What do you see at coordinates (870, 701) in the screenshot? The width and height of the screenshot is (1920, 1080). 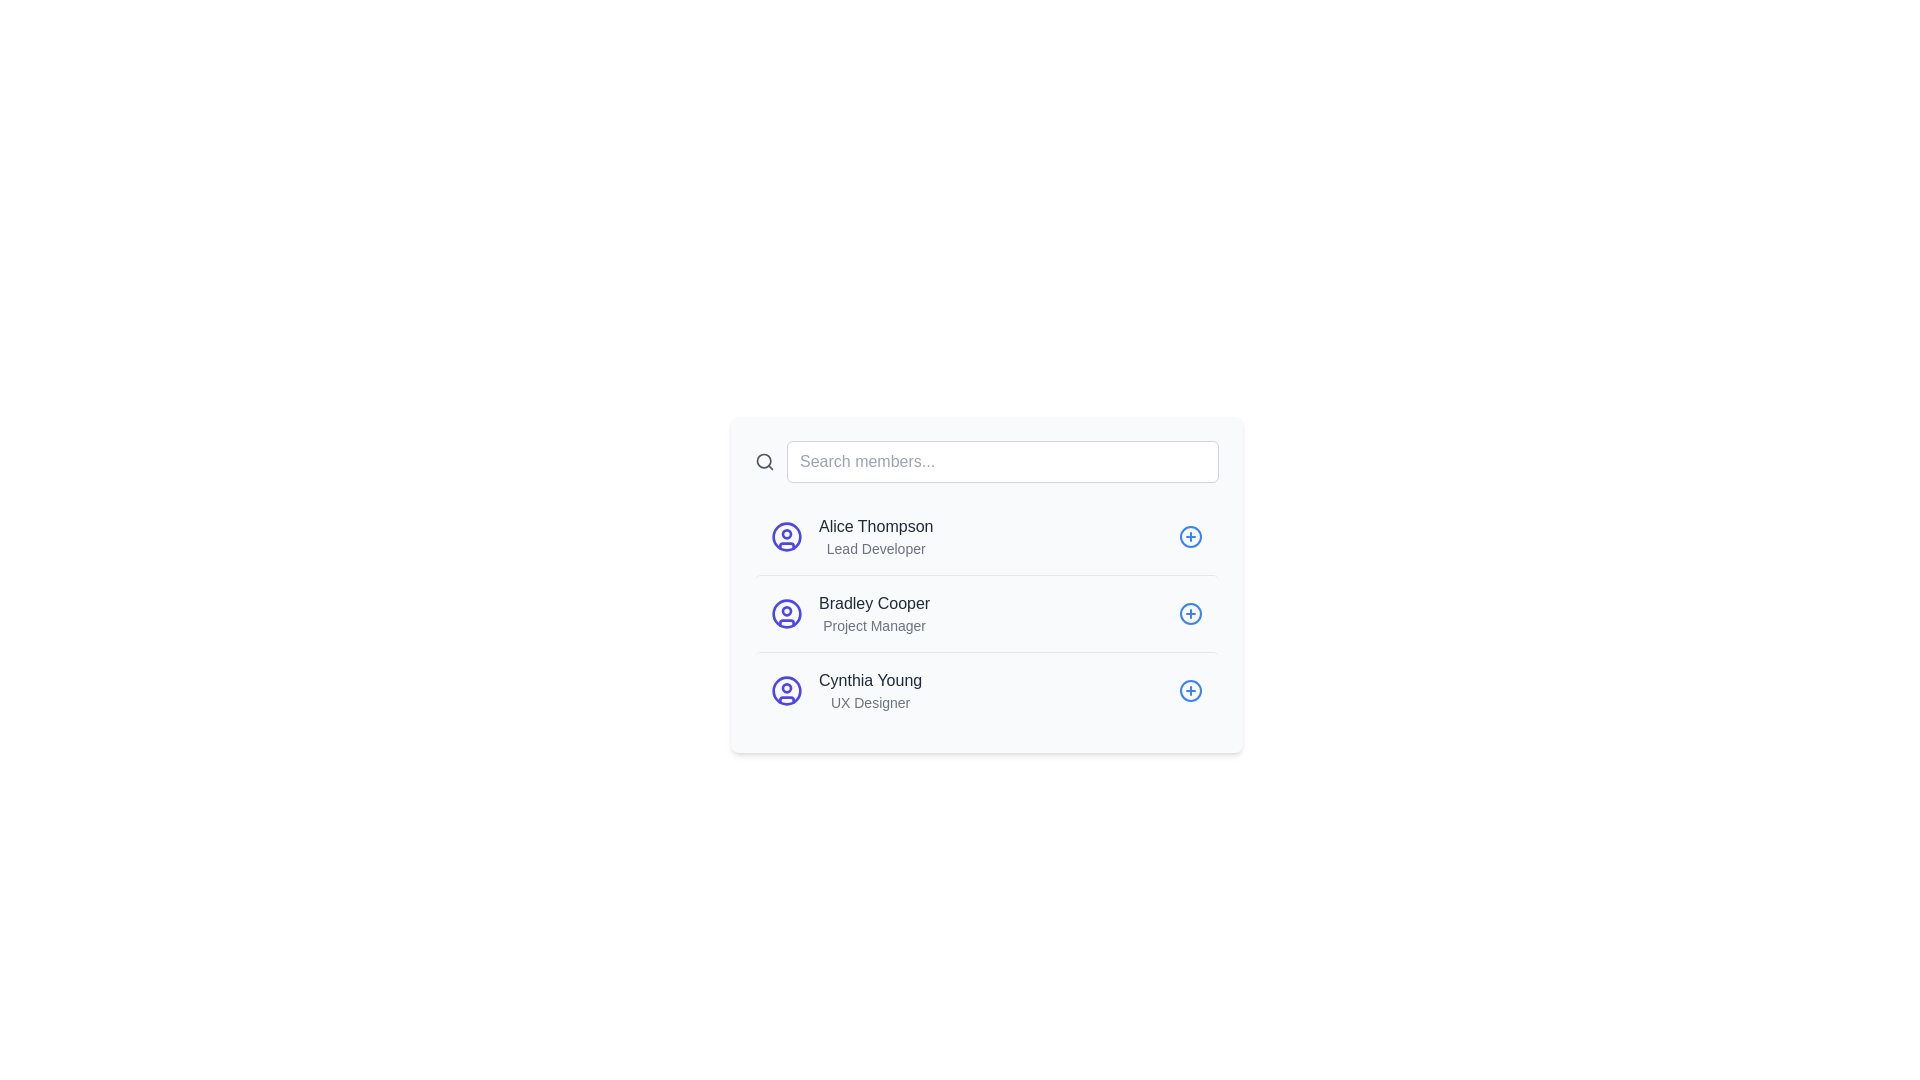 I see `the text label 'UX Designer' which is styled in gray and positioned directly below the bold label 'Cynthia Young' in the third list entry` at bounding box center [870, 701].